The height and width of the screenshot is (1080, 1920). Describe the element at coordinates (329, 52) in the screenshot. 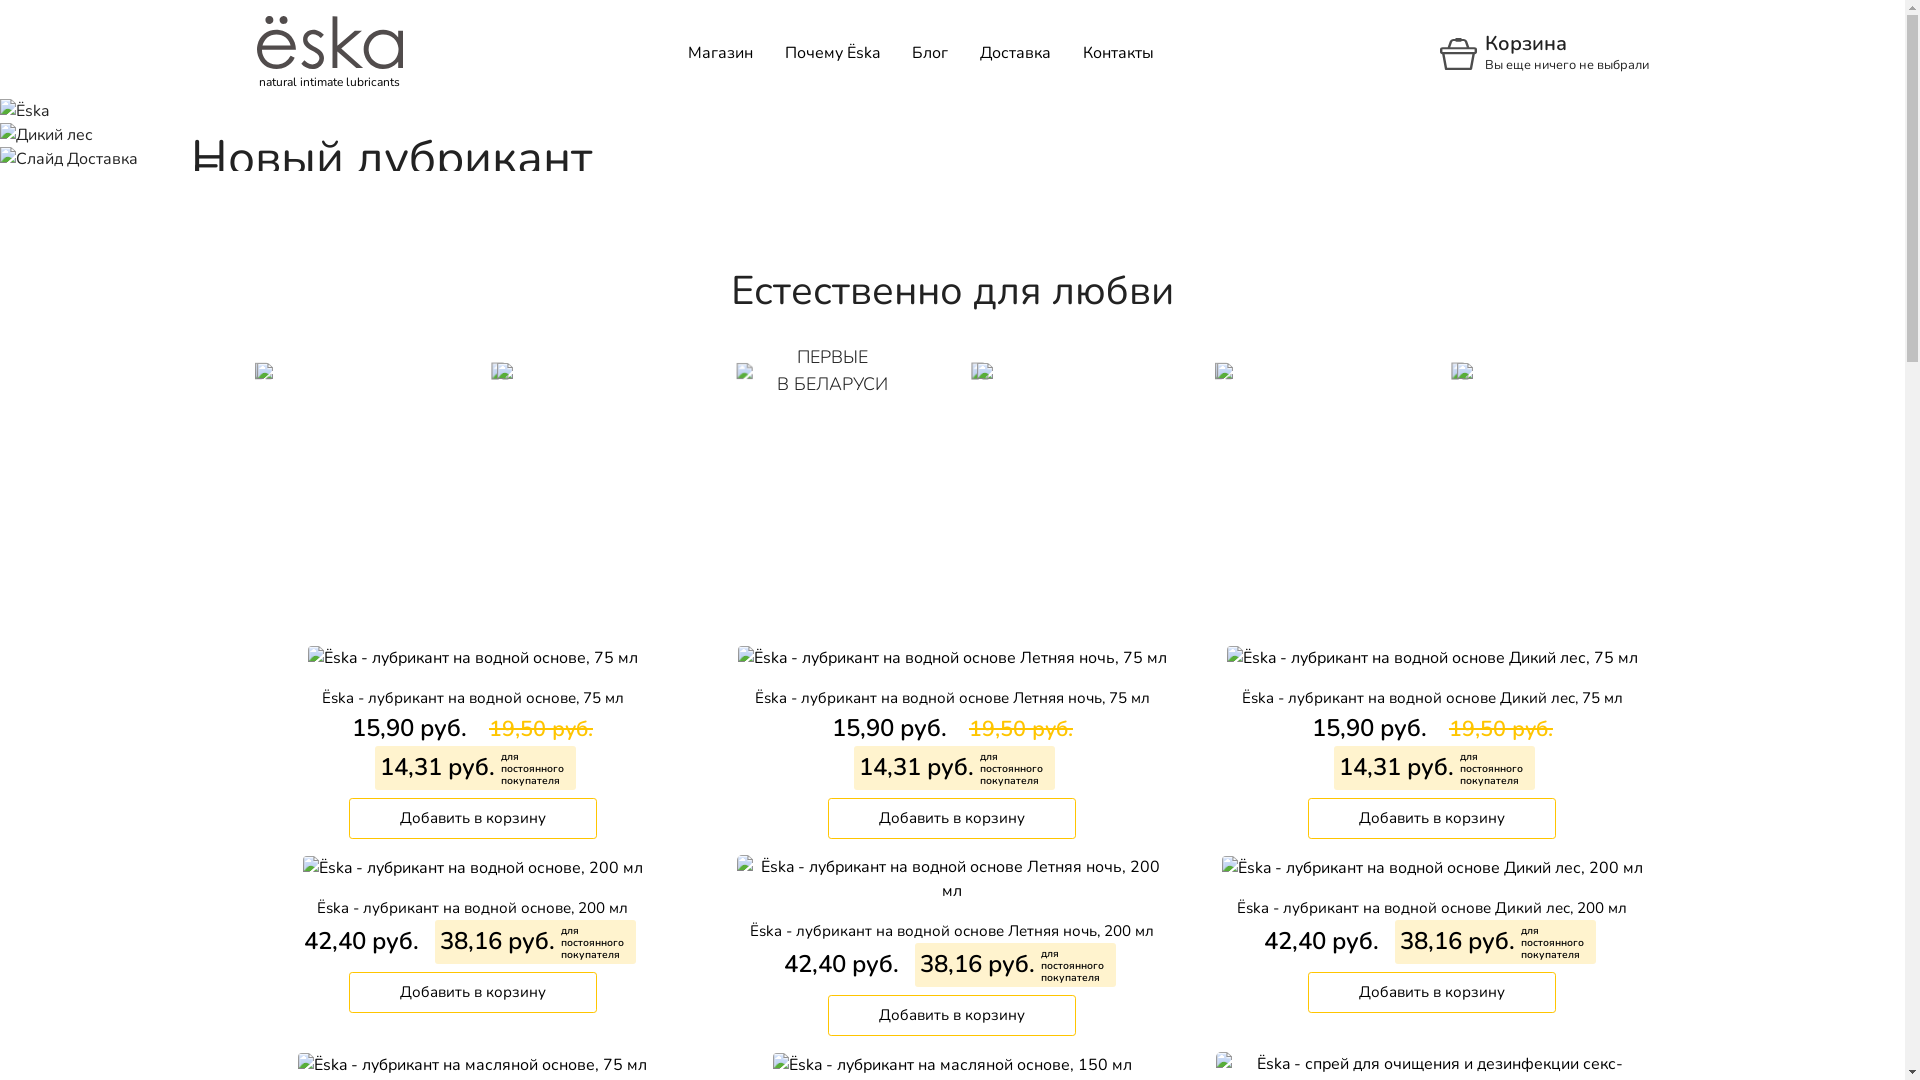

I see `'natural intimate lubricants'` at that location.